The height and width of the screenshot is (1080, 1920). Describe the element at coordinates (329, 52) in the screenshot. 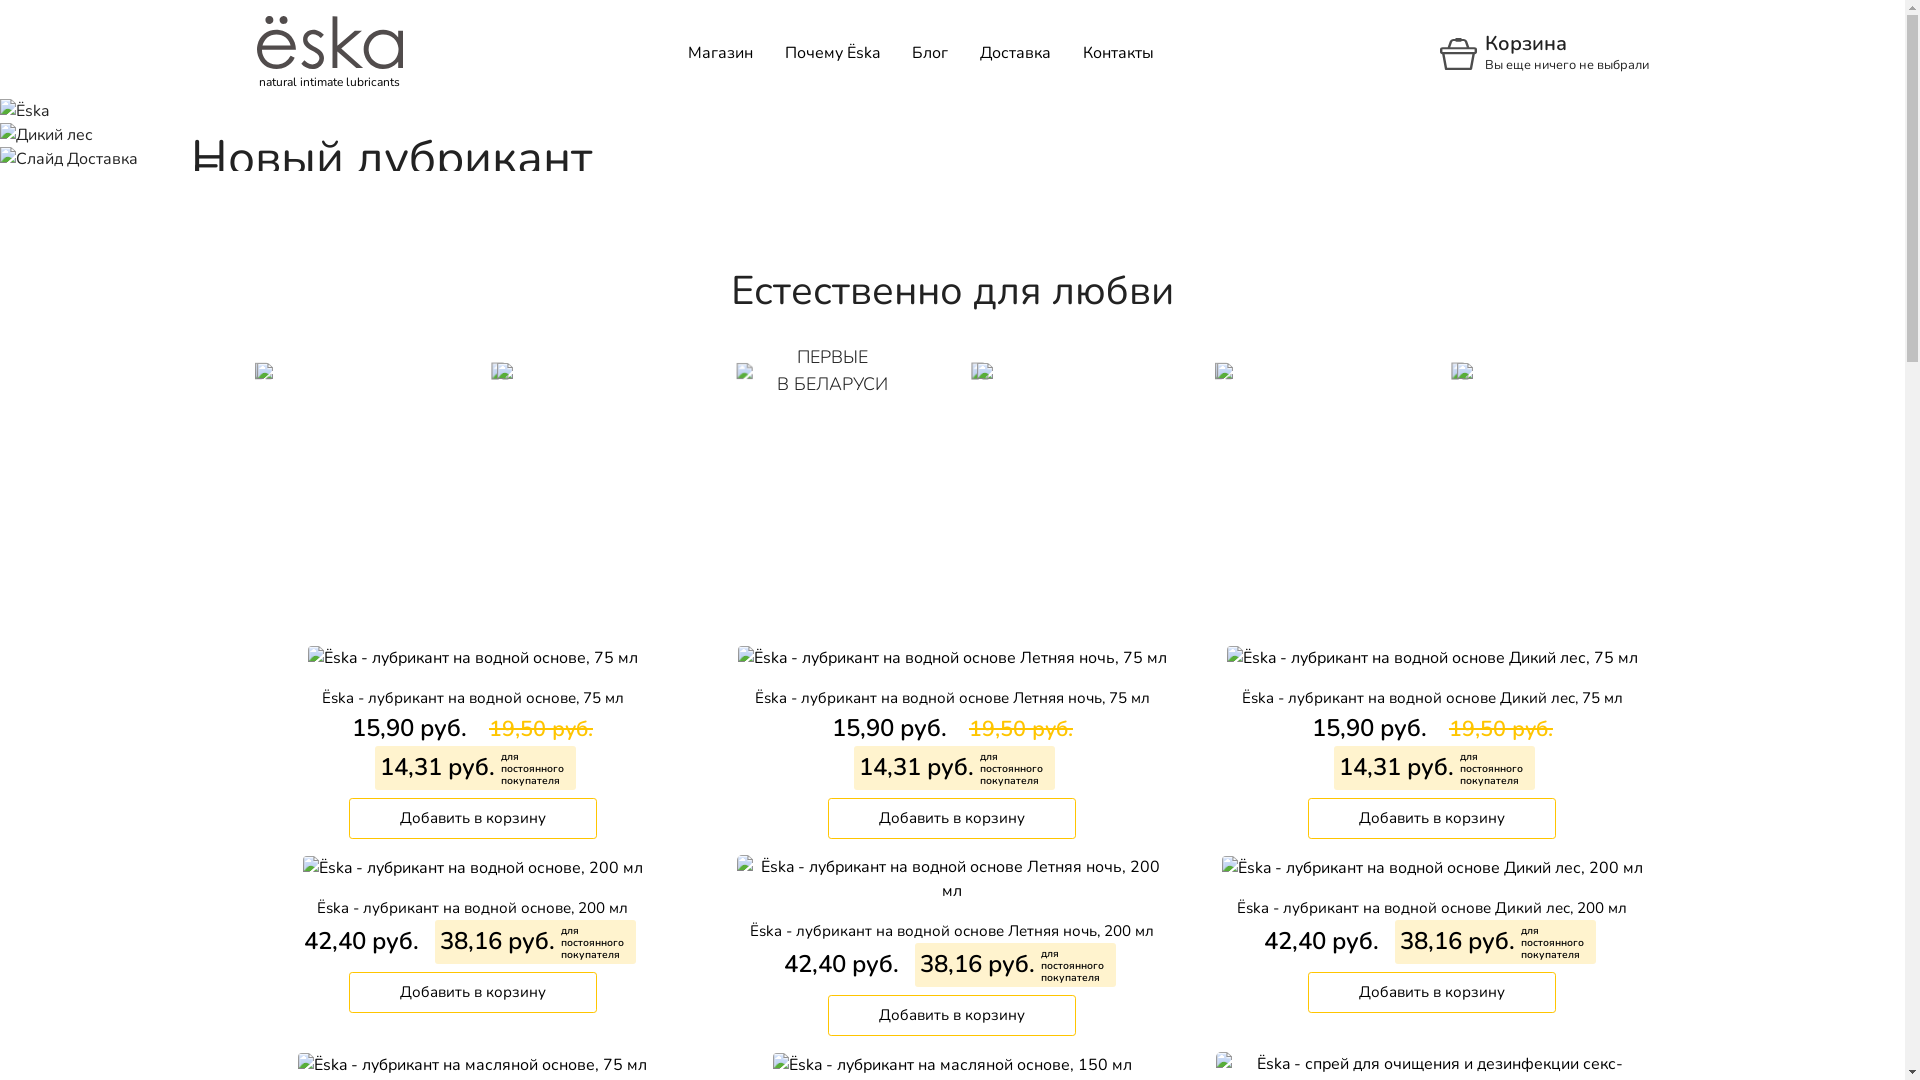

I see `'natural intimate lubricants'` at that location.